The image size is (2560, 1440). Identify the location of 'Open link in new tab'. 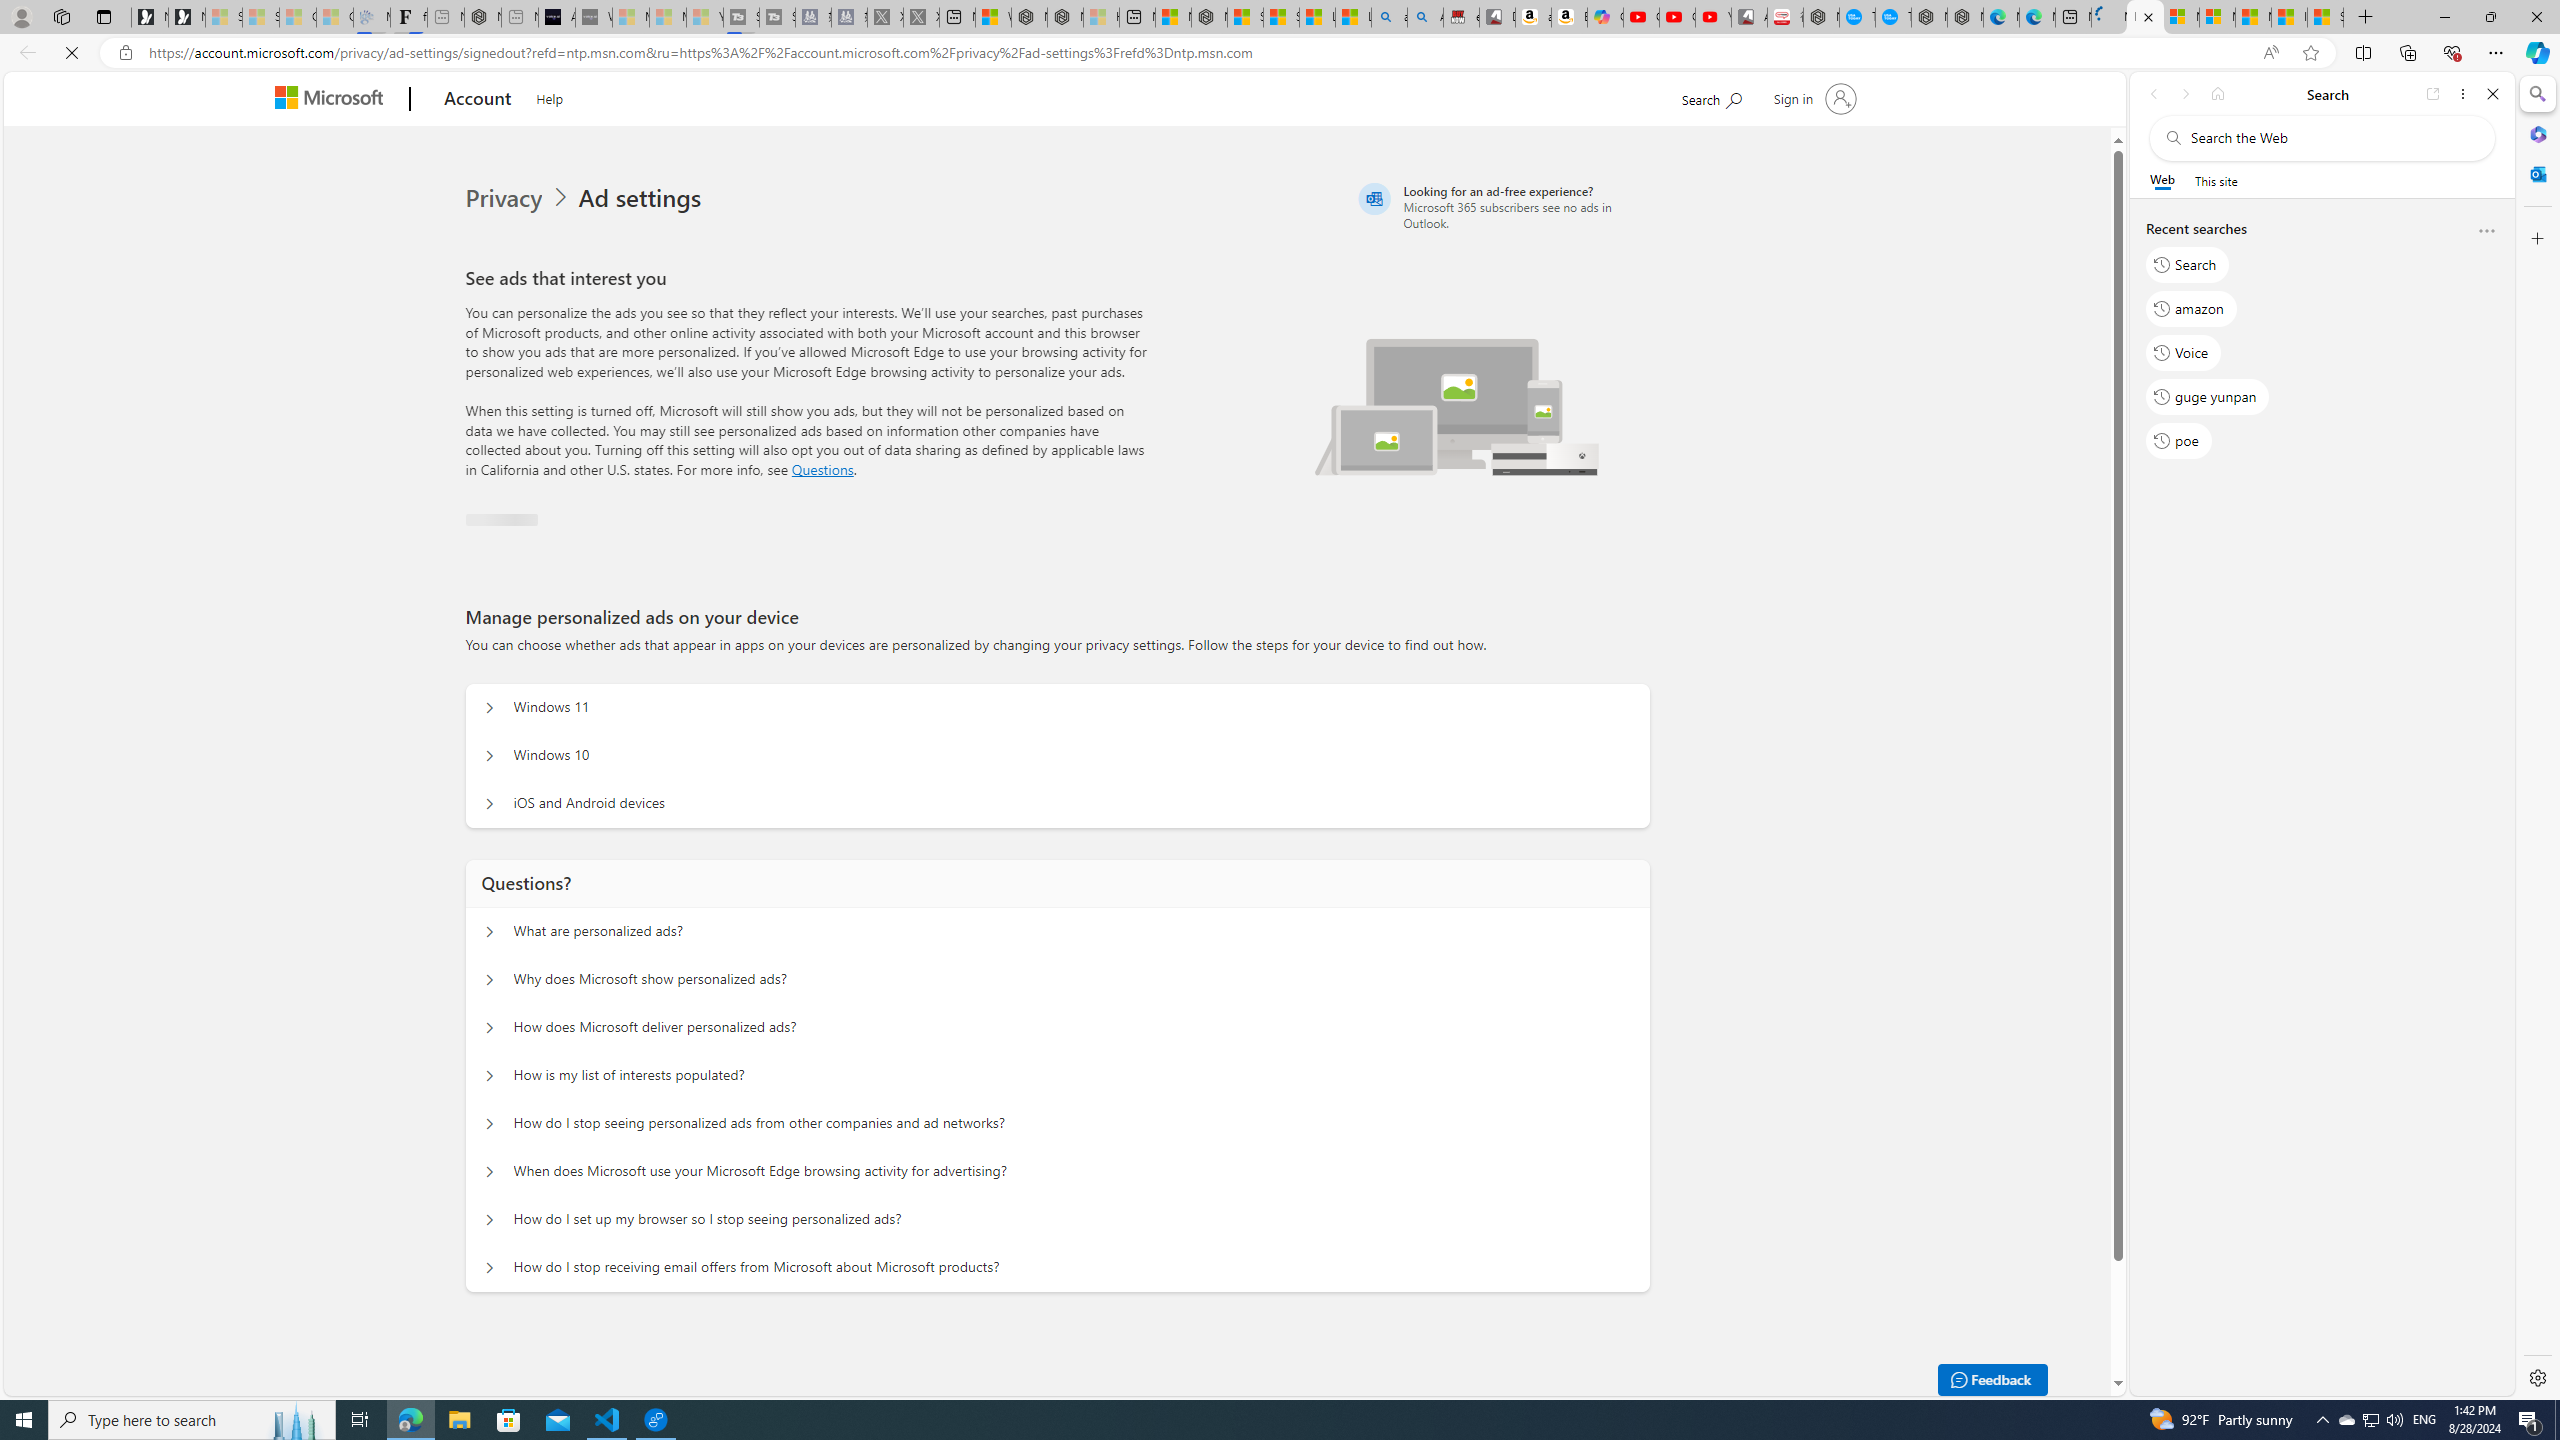
(2433, 93).